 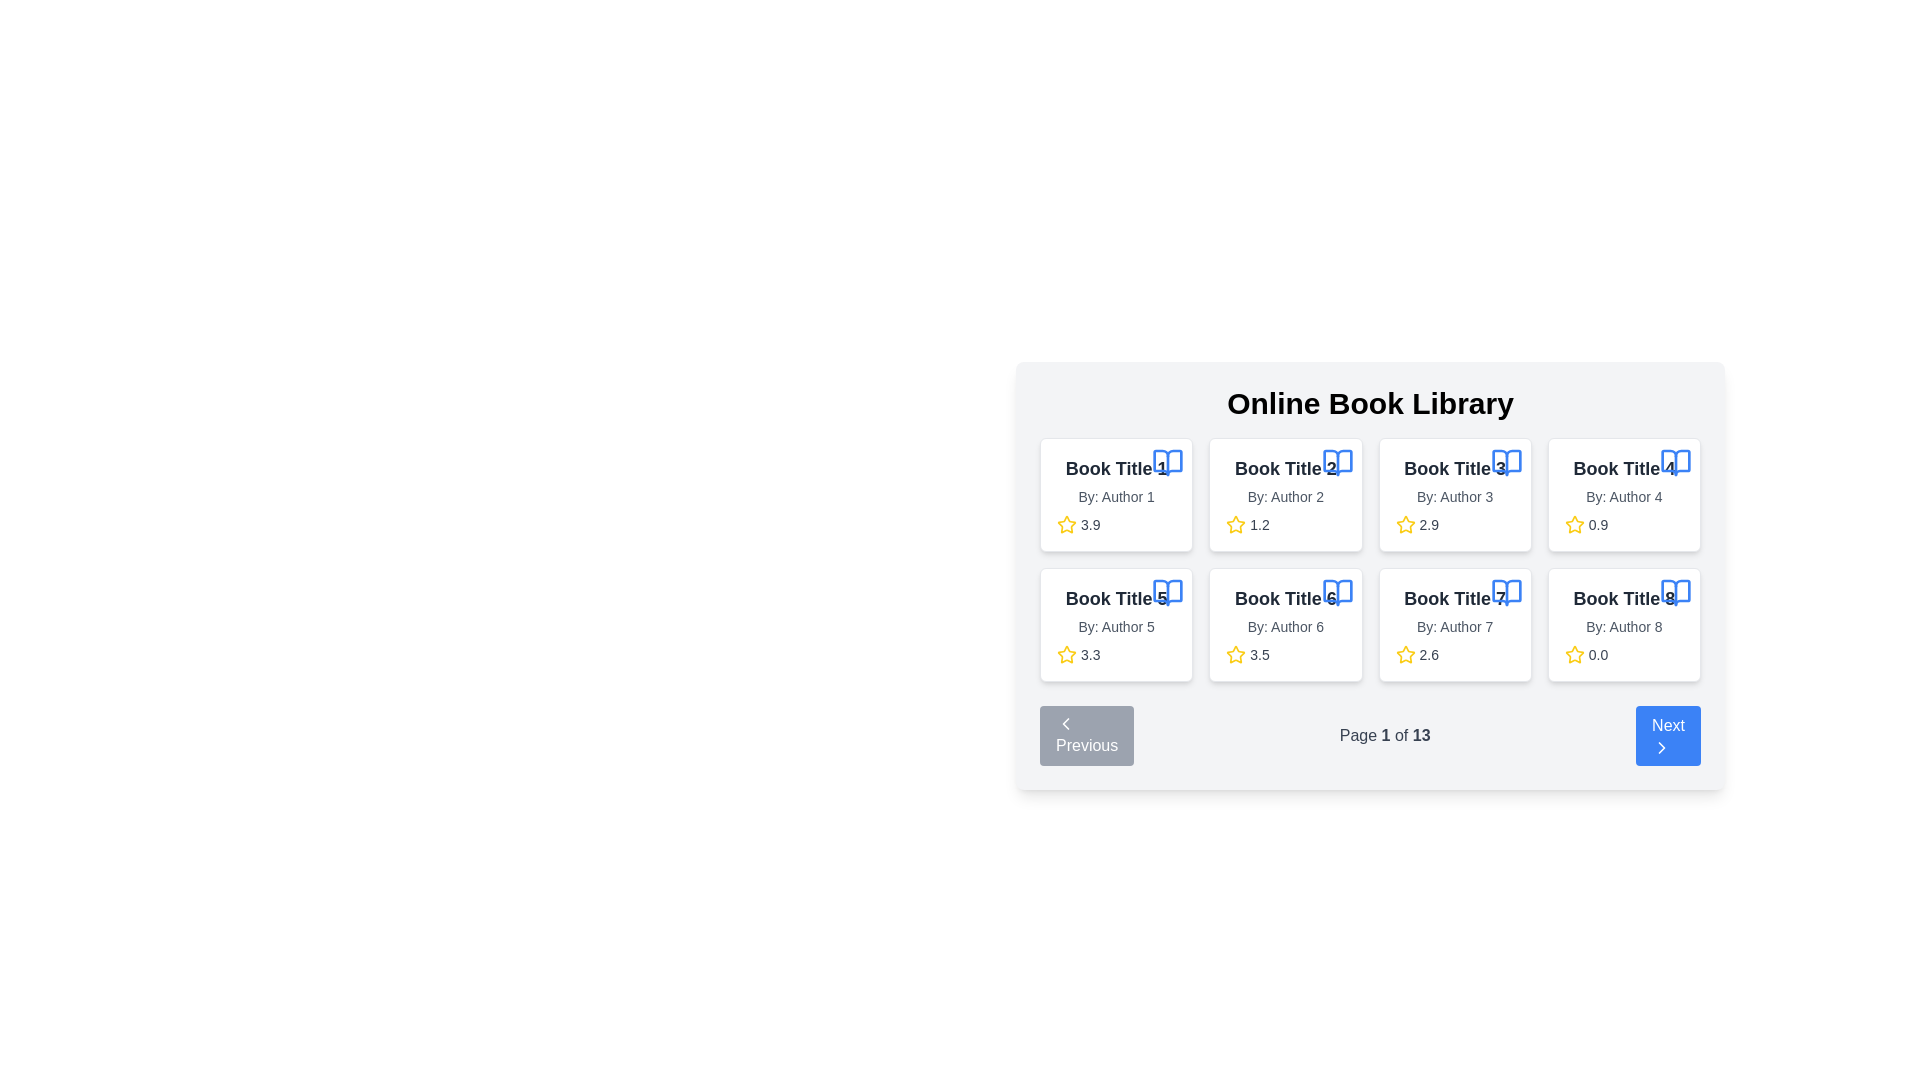 I want to click on the Open Book icon located in the upper right corner of the 'Book Title 7' card, so click(x=1506, y=592).